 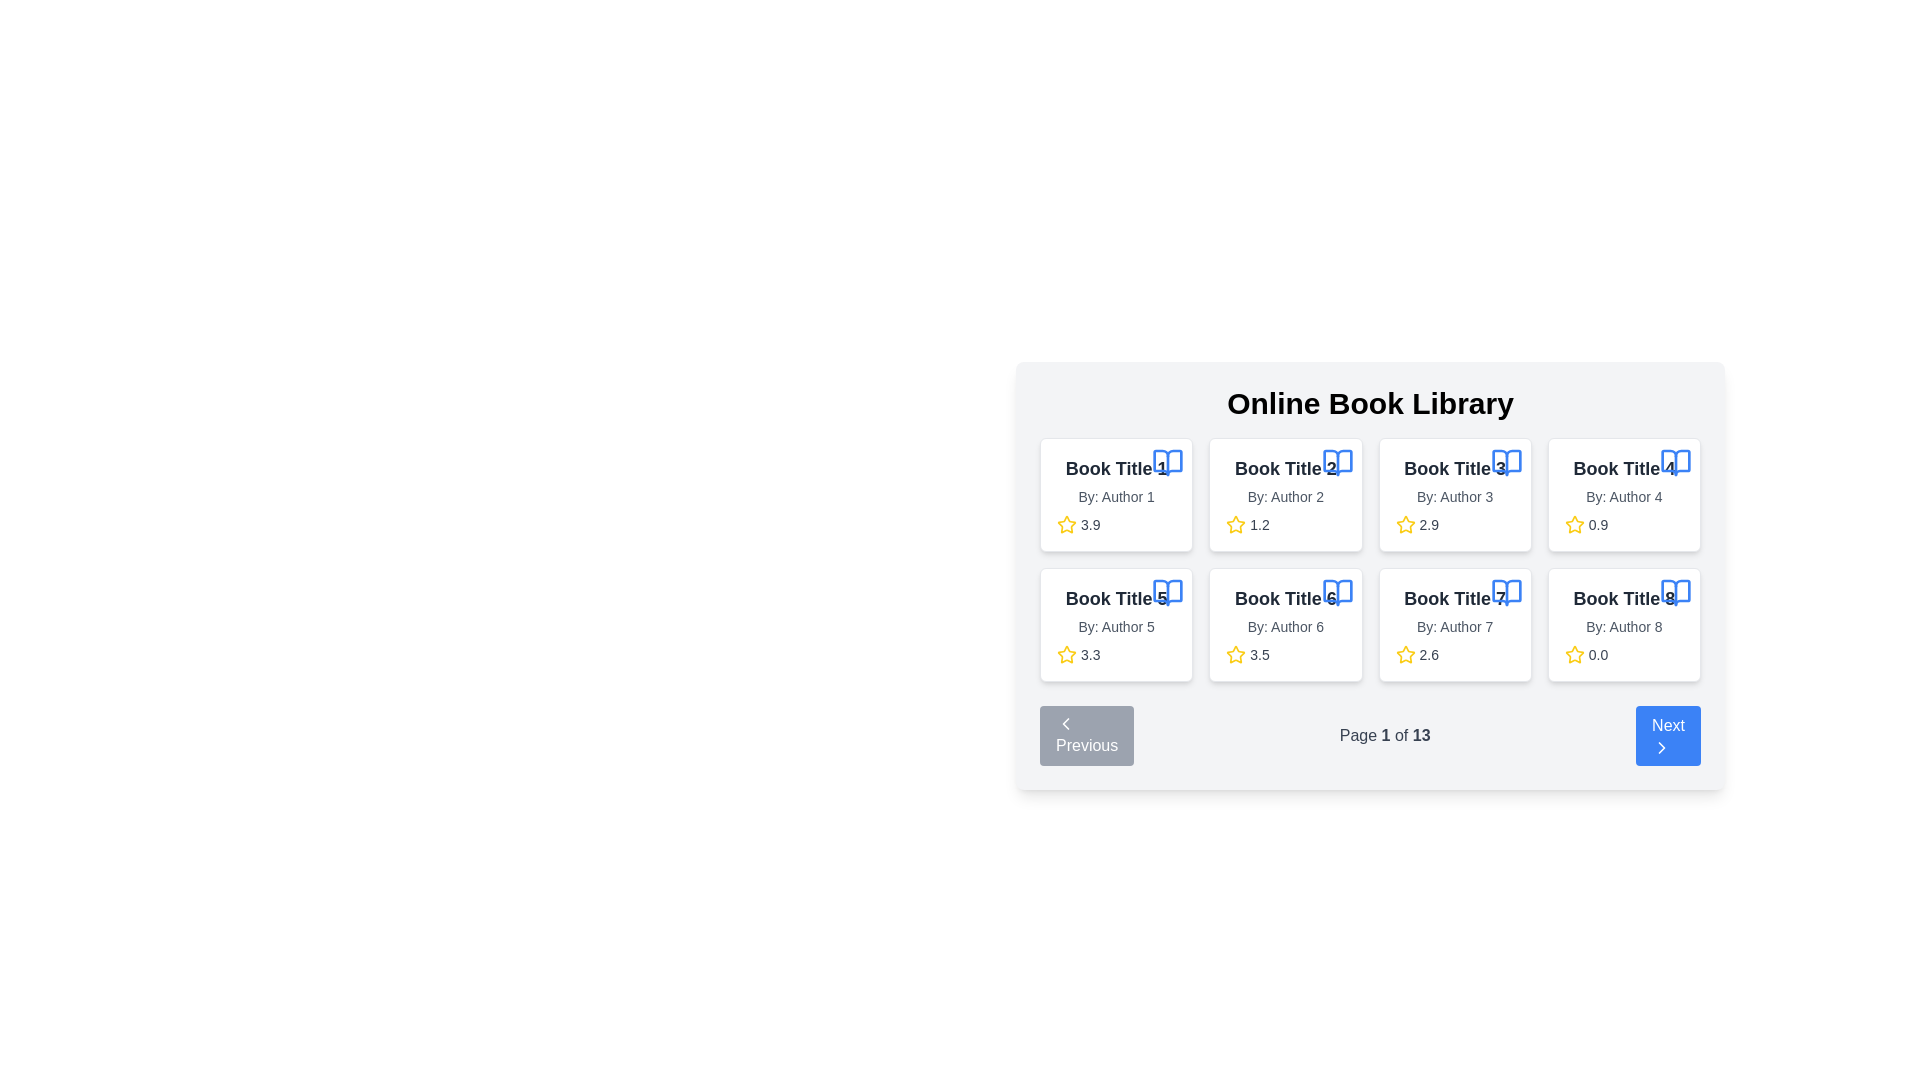 I want to click on the Open Book icon located in the upper right corner of the 'Book Title 7' card, so click(x=1506, y=592).